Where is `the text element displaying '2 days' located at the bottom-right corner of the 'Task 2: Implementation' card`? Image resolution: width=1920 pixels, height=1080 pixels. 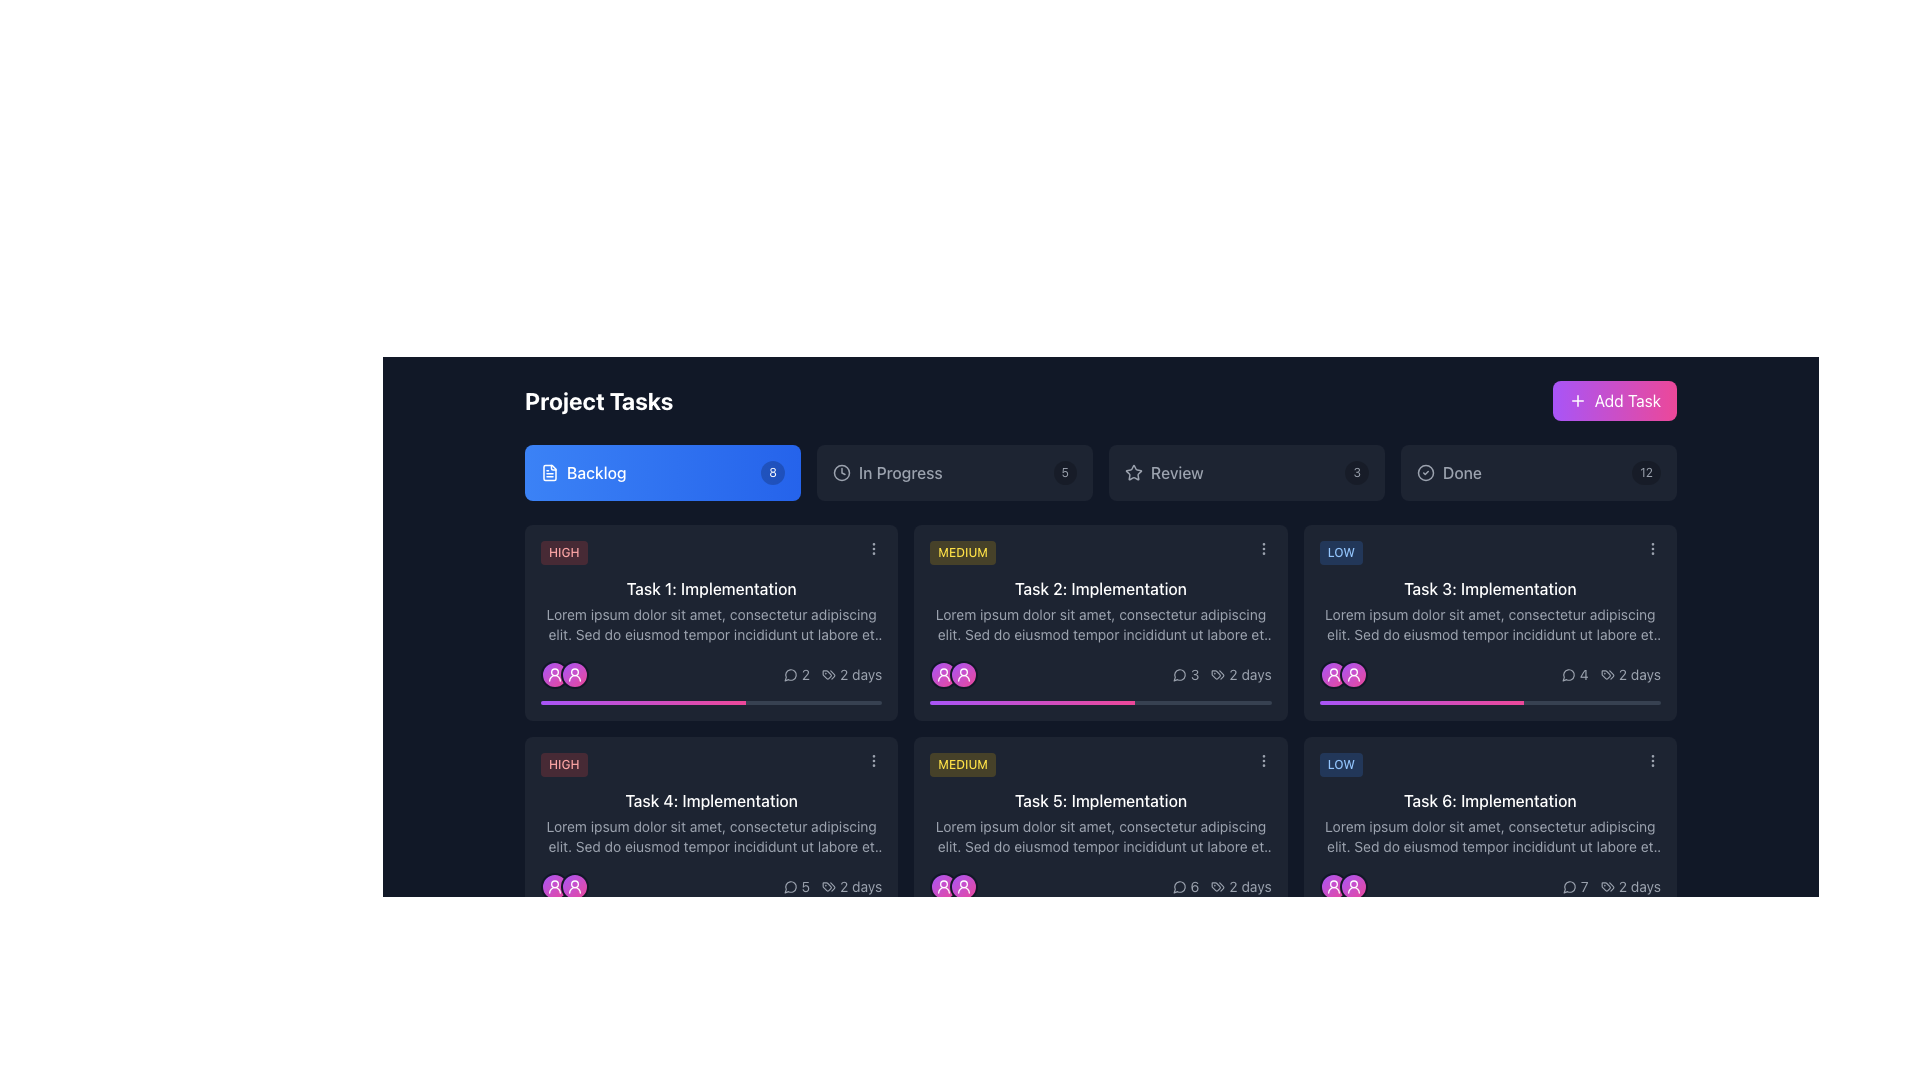 the text element displaying '2 days' located at the bottom-right corner of the 'Task 2: Implementation' card is located at coordinates (1249, 675).